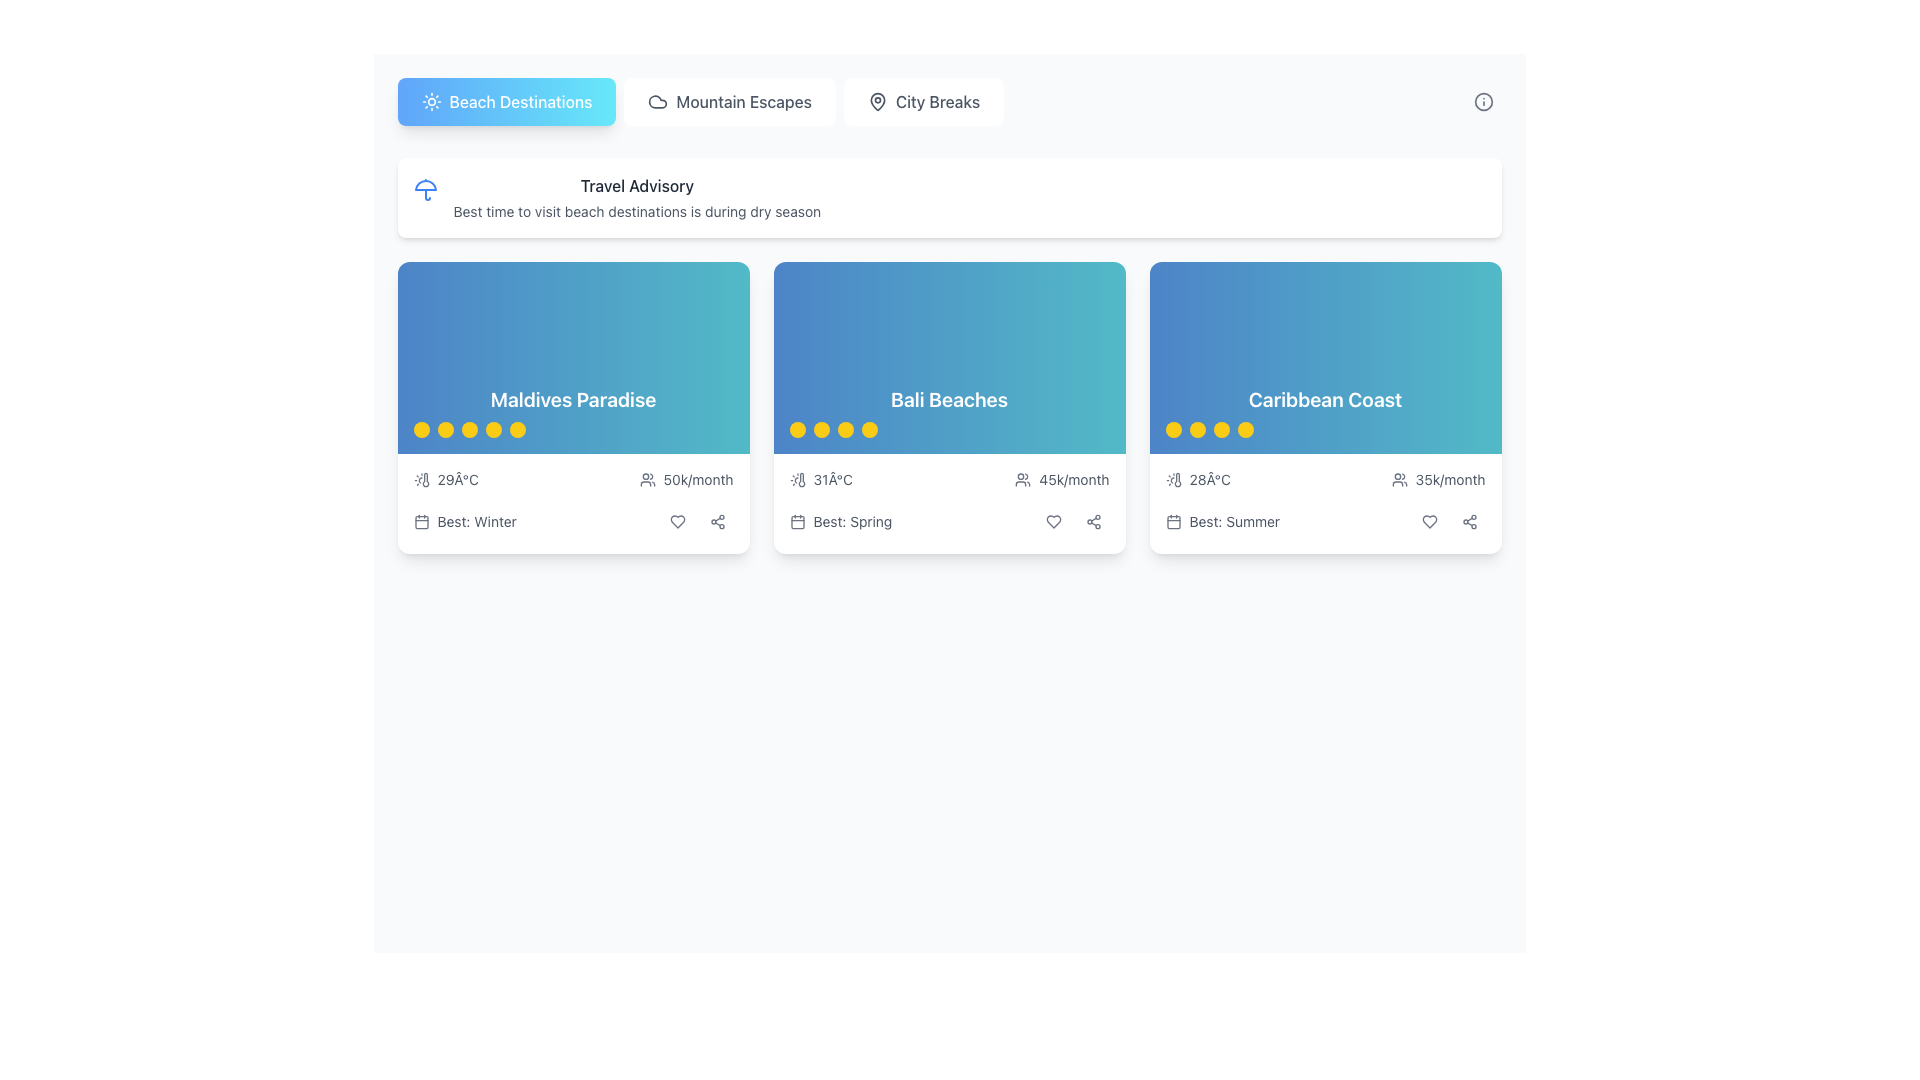  I want to click on the textual information presented in the 'Best: Winter' text element, which is styled in a smaller gray font and located within the card layout of 'Maldives Paradise', so click(572, 520).